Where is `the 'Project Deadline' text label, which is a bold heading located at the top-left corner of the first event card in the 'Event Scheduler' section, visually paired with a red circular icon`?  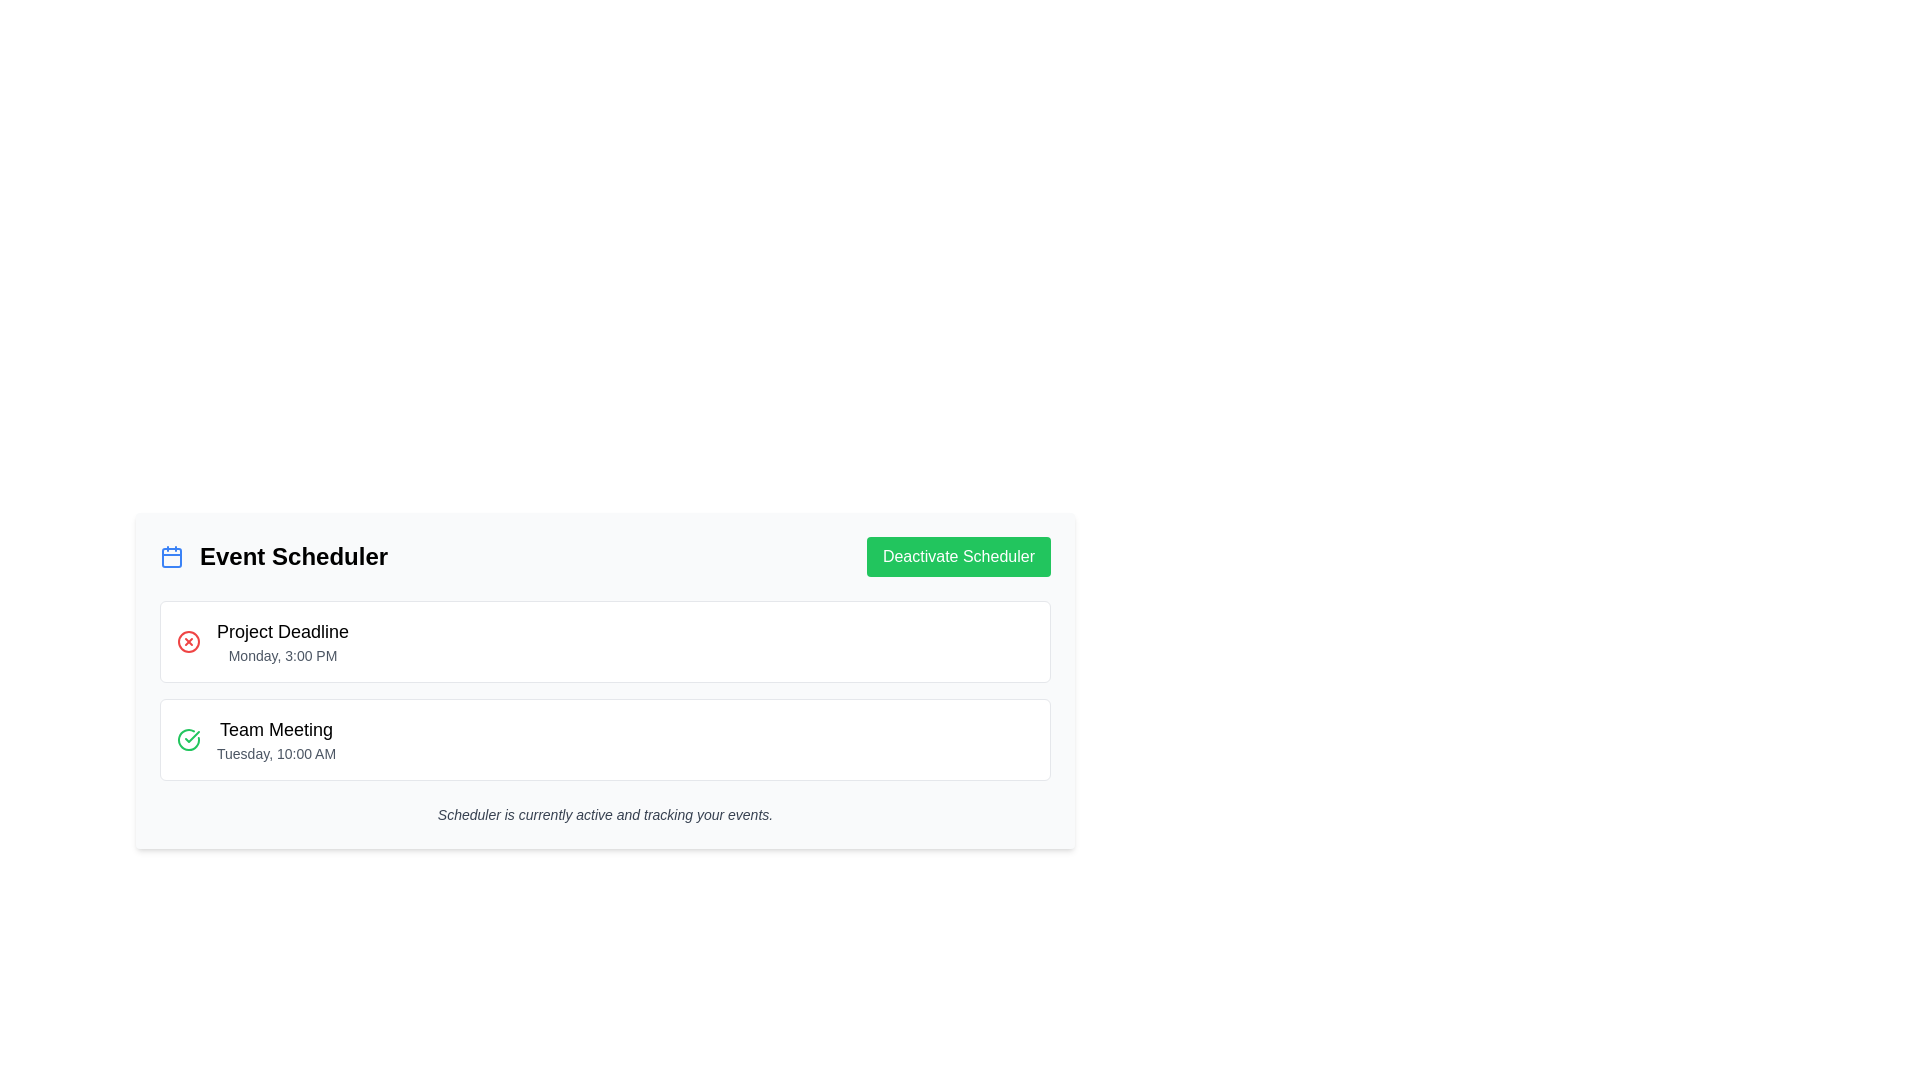 the 'Project Deadline' text label, which is a bold heading located at the top-left corner of the first event card in the 'Event Scheduler' section, visually paired with a red circular icon is located at coordinates (282, 632).